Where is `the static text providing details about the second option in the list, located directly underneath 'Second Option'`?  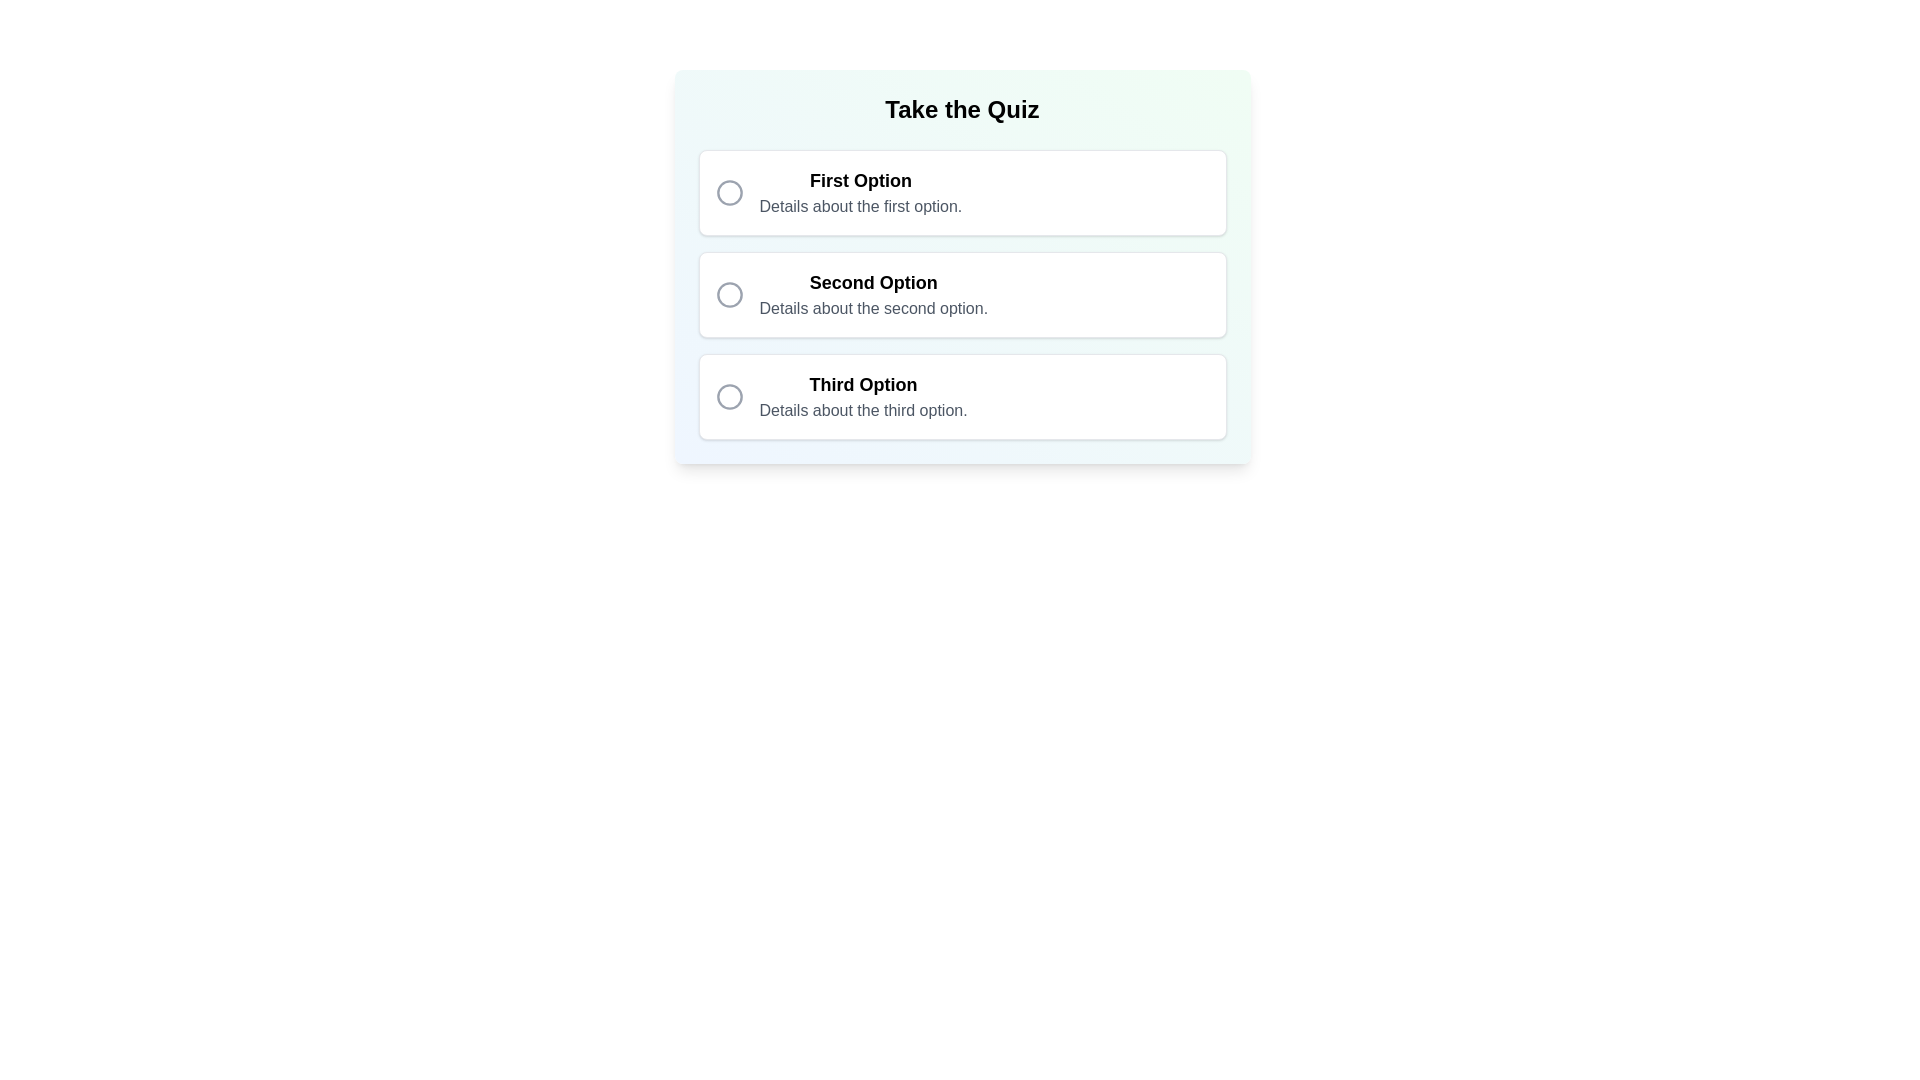
the static text providing details about the second option in the list, located directly underneath 'Second Option' is located at coordinates (873, 308).